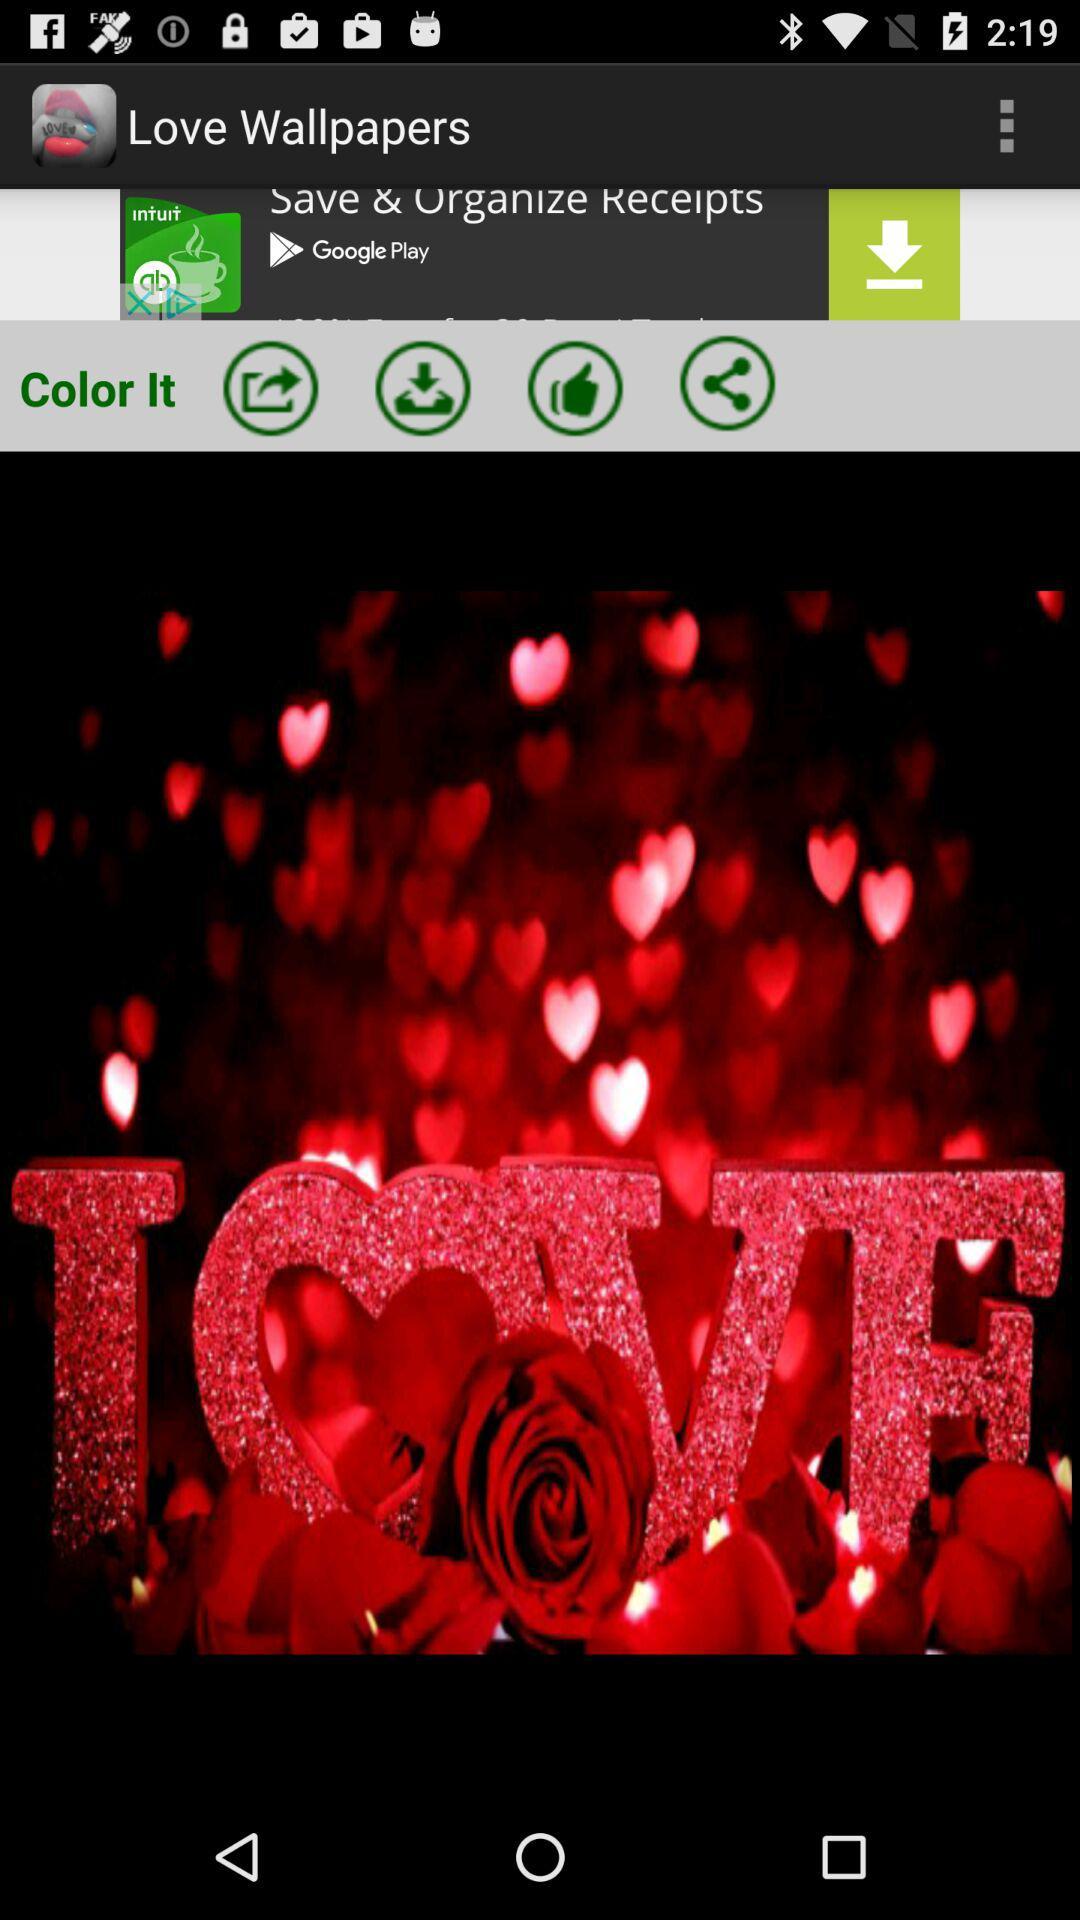  Describe the element at coordinates (727, 383) in the screenshot. I see `share the image` at that location.